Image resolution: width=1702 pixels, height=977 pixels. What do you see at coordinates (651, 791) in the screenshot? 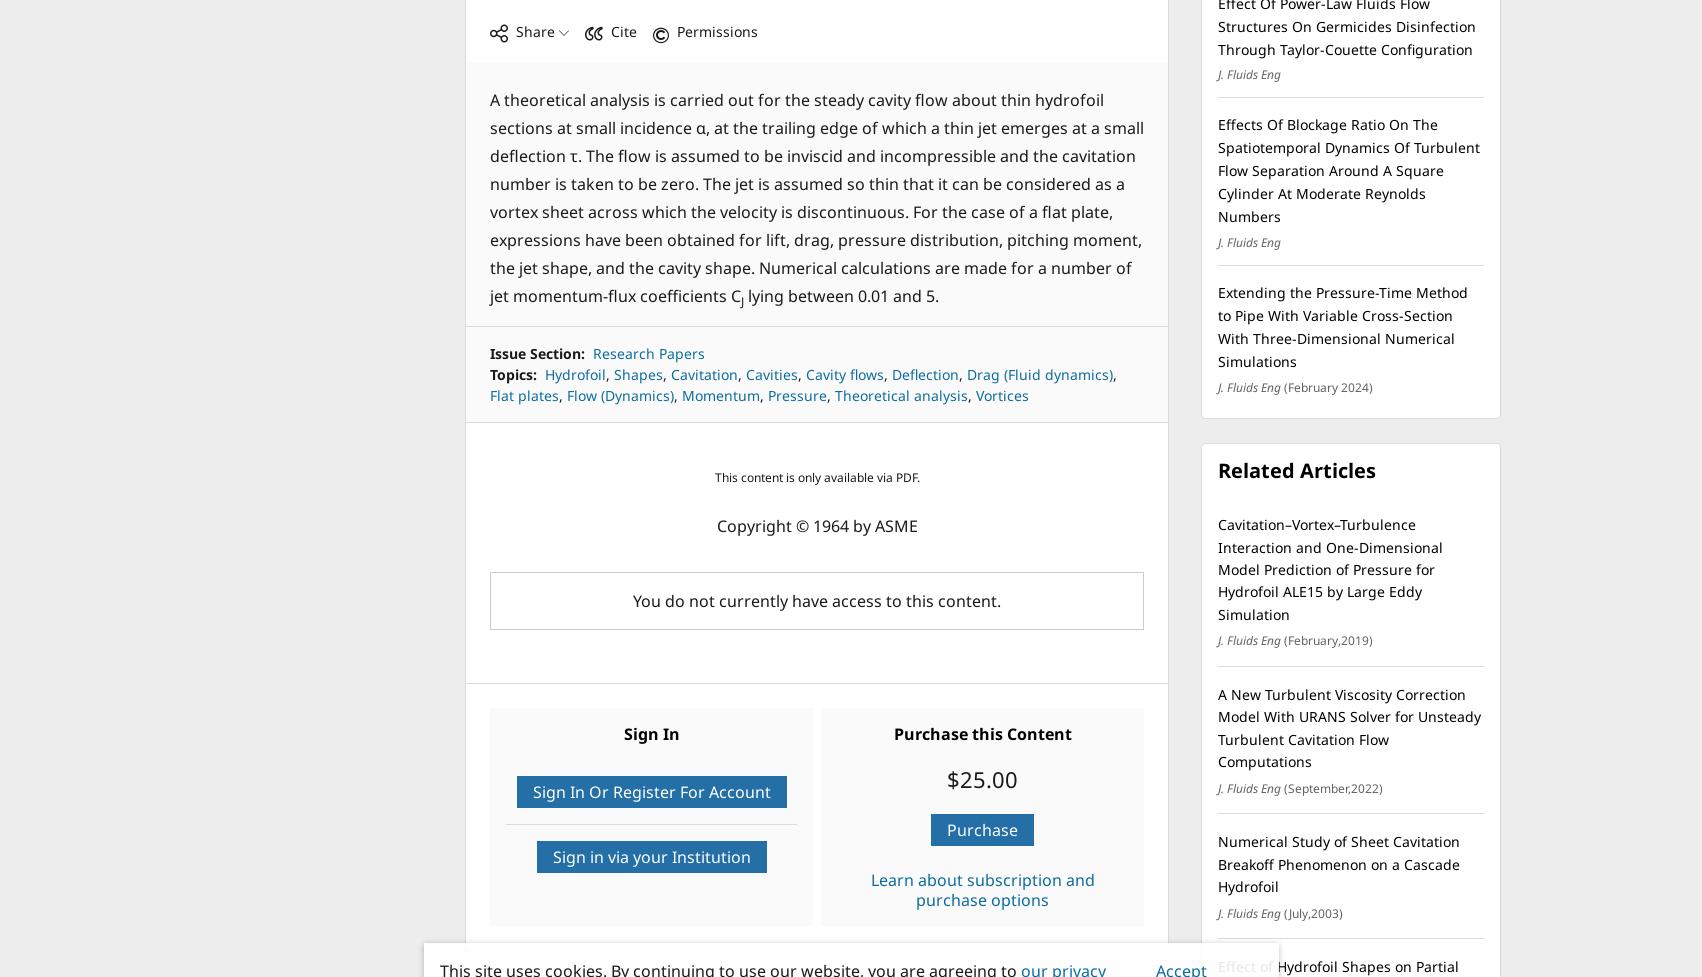
I see `'Sign In Or Register For Account'` at bounding box center [651, 791].